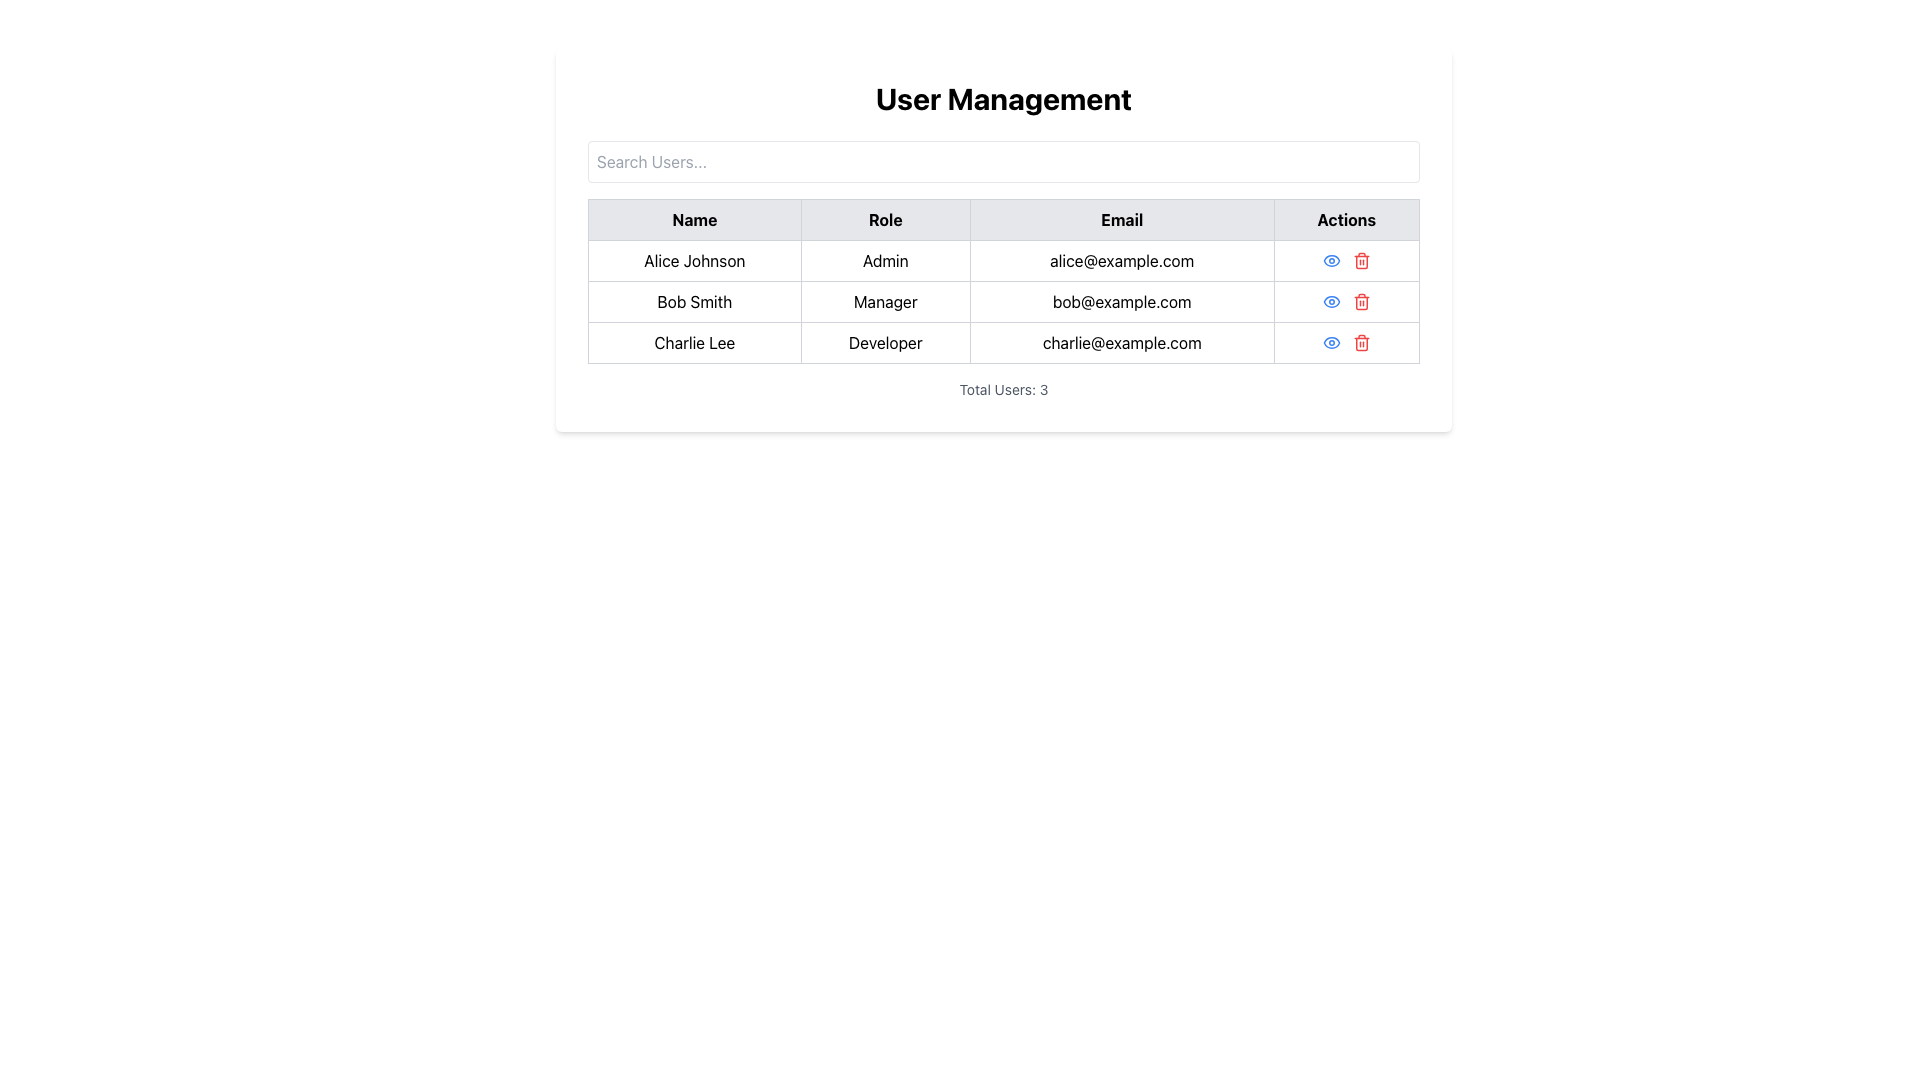 The height and width of the screenshot is (1080, 1920). What do you see at coordinates (1003, 99) in the screenshot?
I see `the 'User Management' header element, which is located at the top center of the panel above the search bar and data table` at bounding box center [1003, 99].